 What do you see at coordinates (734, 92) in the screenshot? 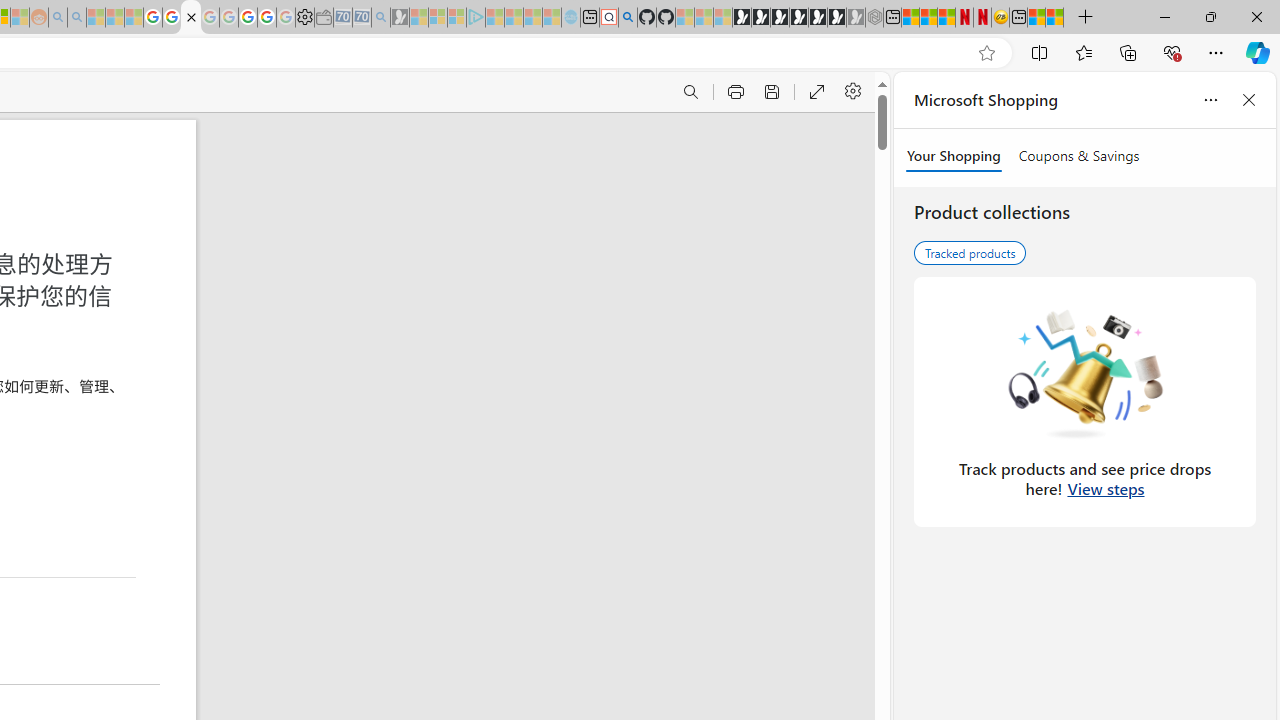
I see `'Print (Ctrl+P)'` at bounding box center [734, 92].